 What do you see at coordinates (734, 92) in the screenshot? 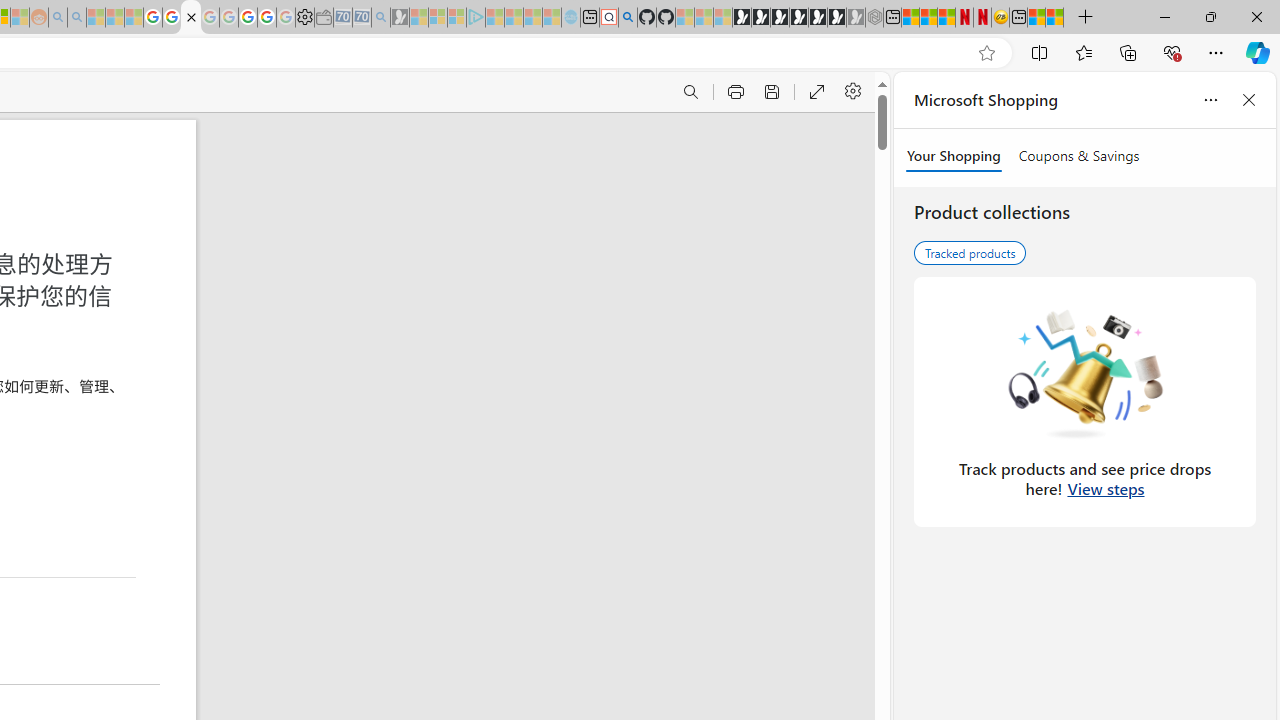
I see `'Print (Ctrl+P)'` at bounding box center [734, 92].